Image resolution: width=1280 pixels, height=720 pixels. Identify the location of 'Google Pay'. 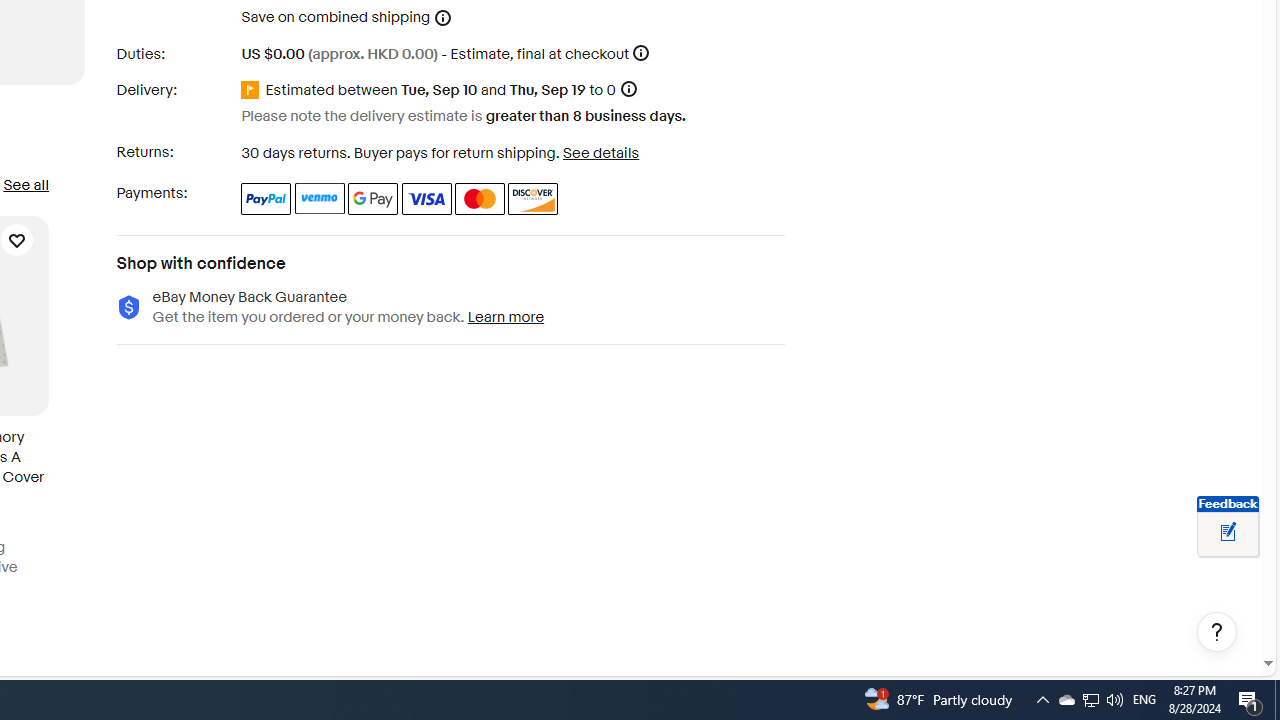
(373, 198).